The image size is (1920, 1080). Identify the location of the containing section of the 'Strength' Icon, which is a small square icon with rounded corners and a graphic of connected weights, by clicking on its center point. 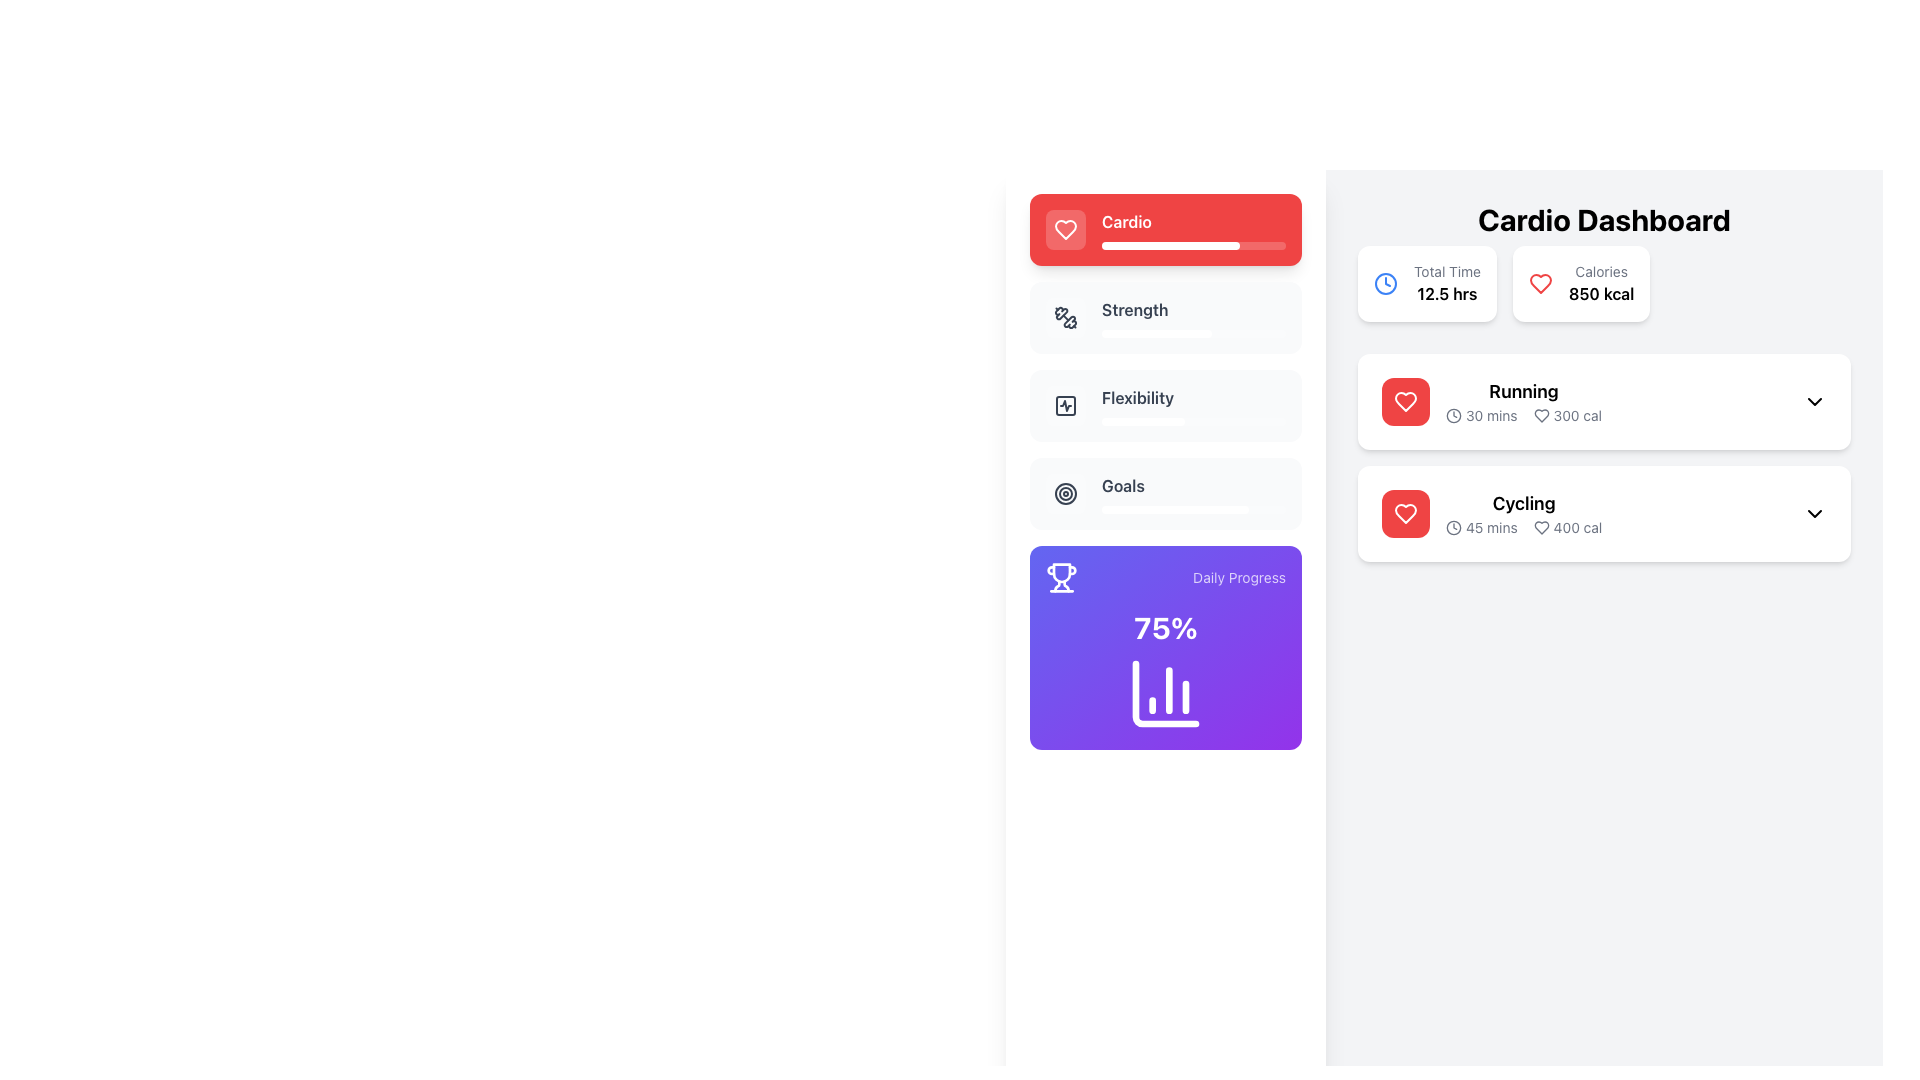
(1064, 316).